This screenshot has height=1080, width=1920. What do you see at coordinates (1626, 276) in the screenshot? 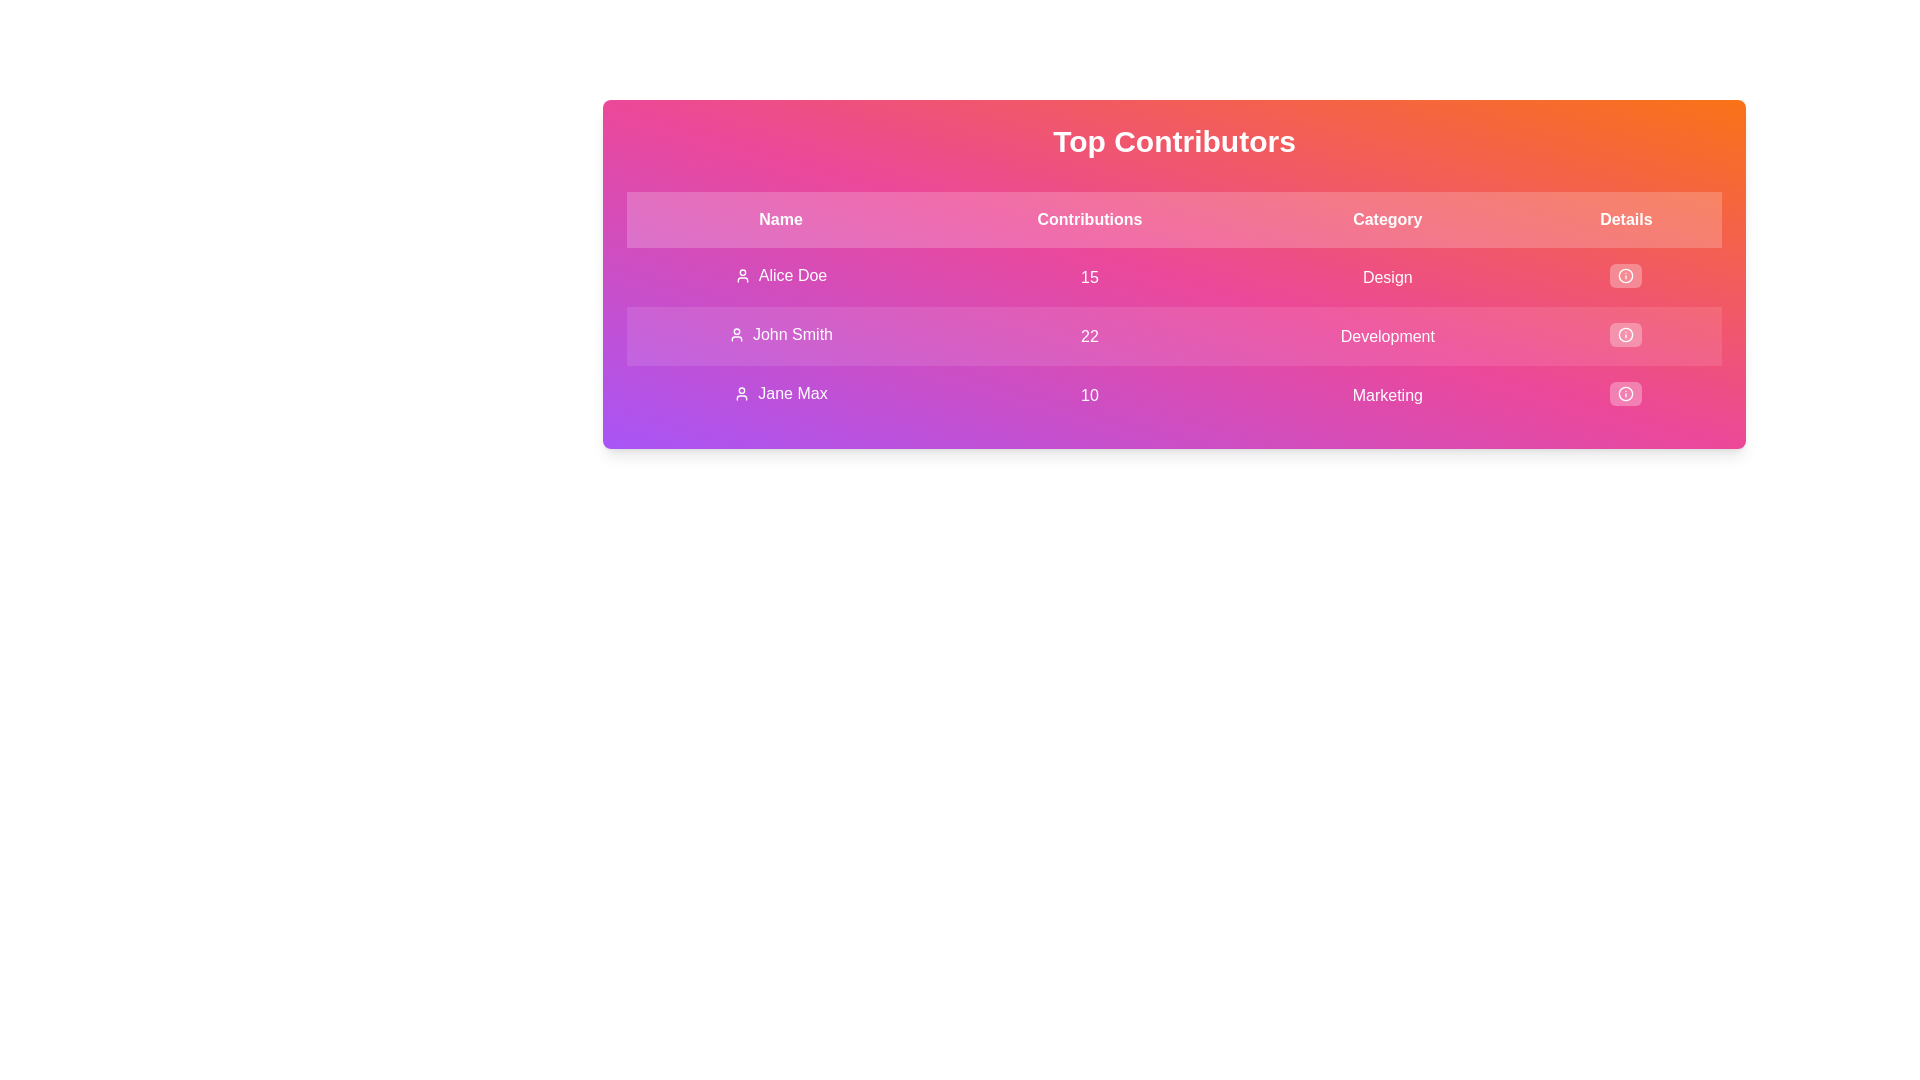
I see `the central graphical circle of the information icon located in the 'Details' column of the 'Top Contributors' table for the first row, associated with the 'Design' category` at bounding box center [1626, 276].